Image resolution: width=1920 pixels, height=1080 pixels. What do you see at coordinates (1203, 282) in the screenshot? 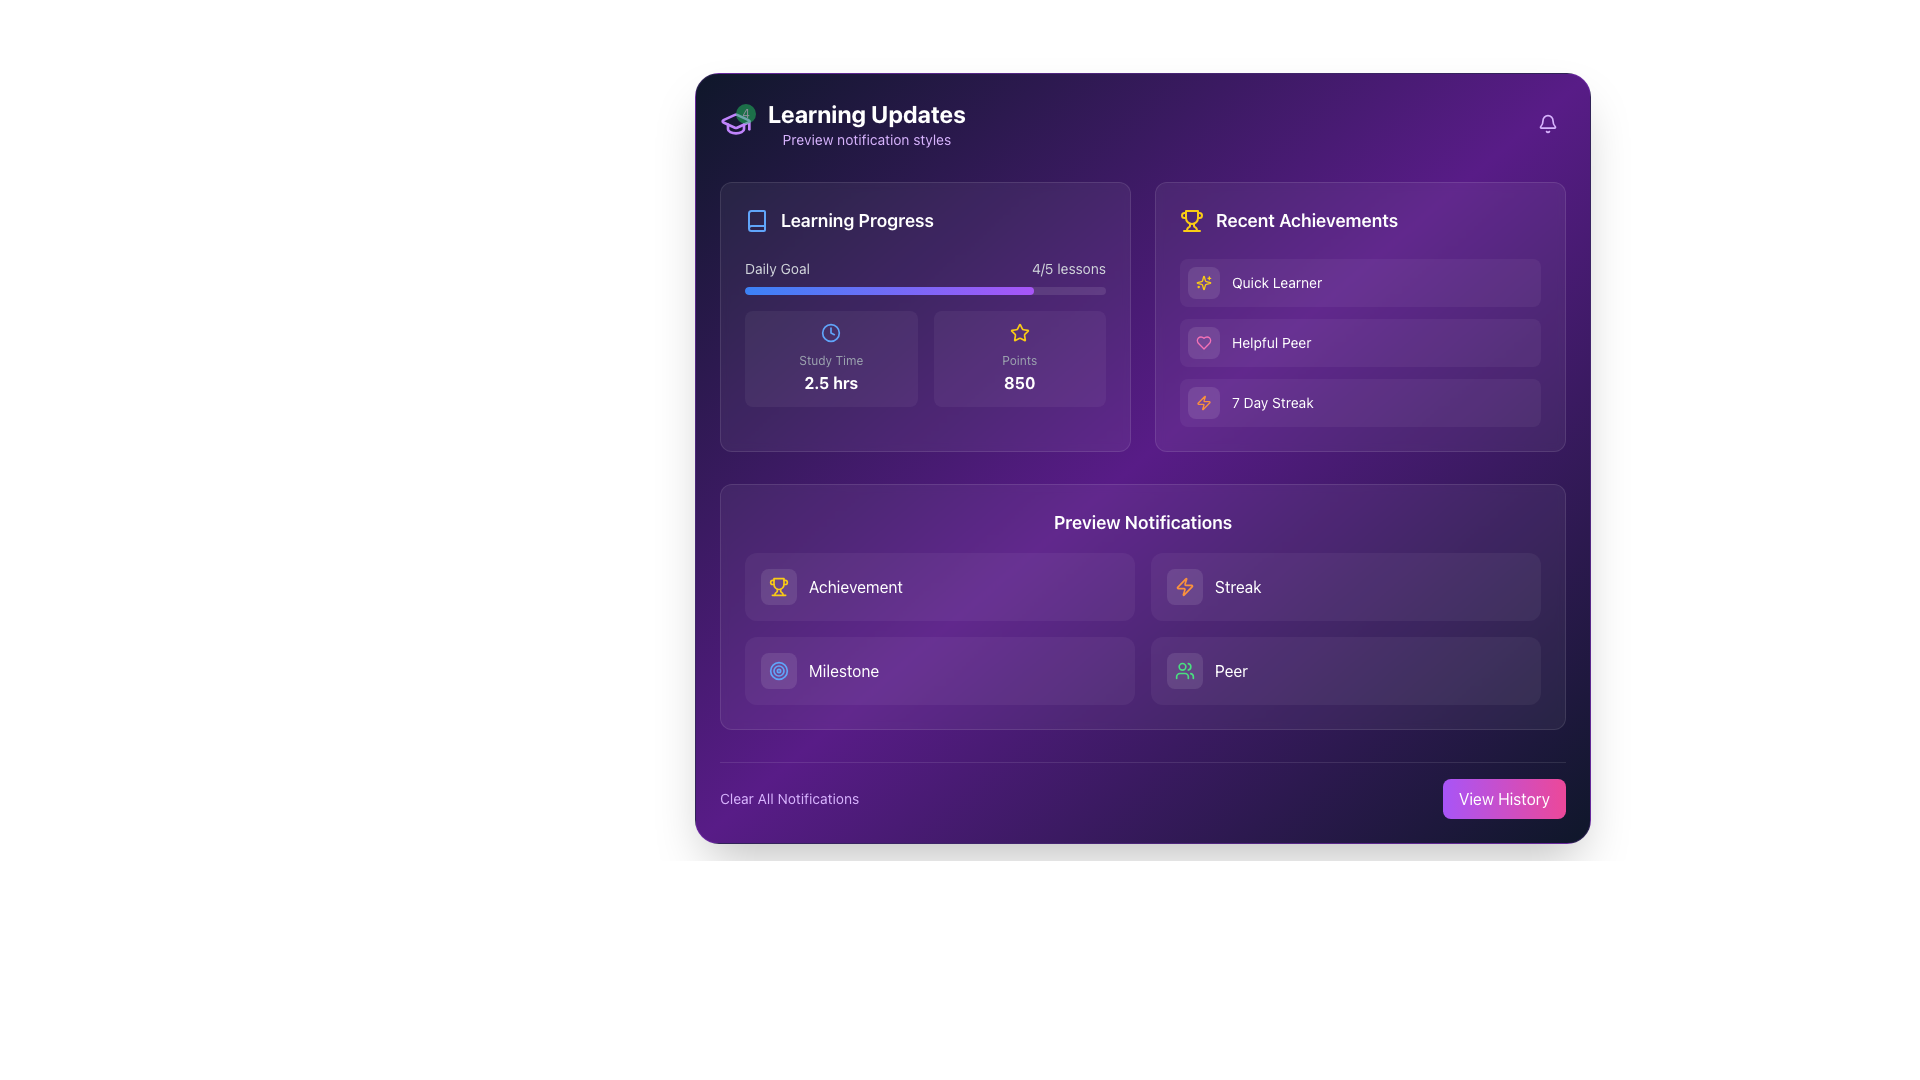
I see `the decorative star-like graphic that is part of the sparkling icon in the top-right corner of the header` at bounding box center [1203, 282].